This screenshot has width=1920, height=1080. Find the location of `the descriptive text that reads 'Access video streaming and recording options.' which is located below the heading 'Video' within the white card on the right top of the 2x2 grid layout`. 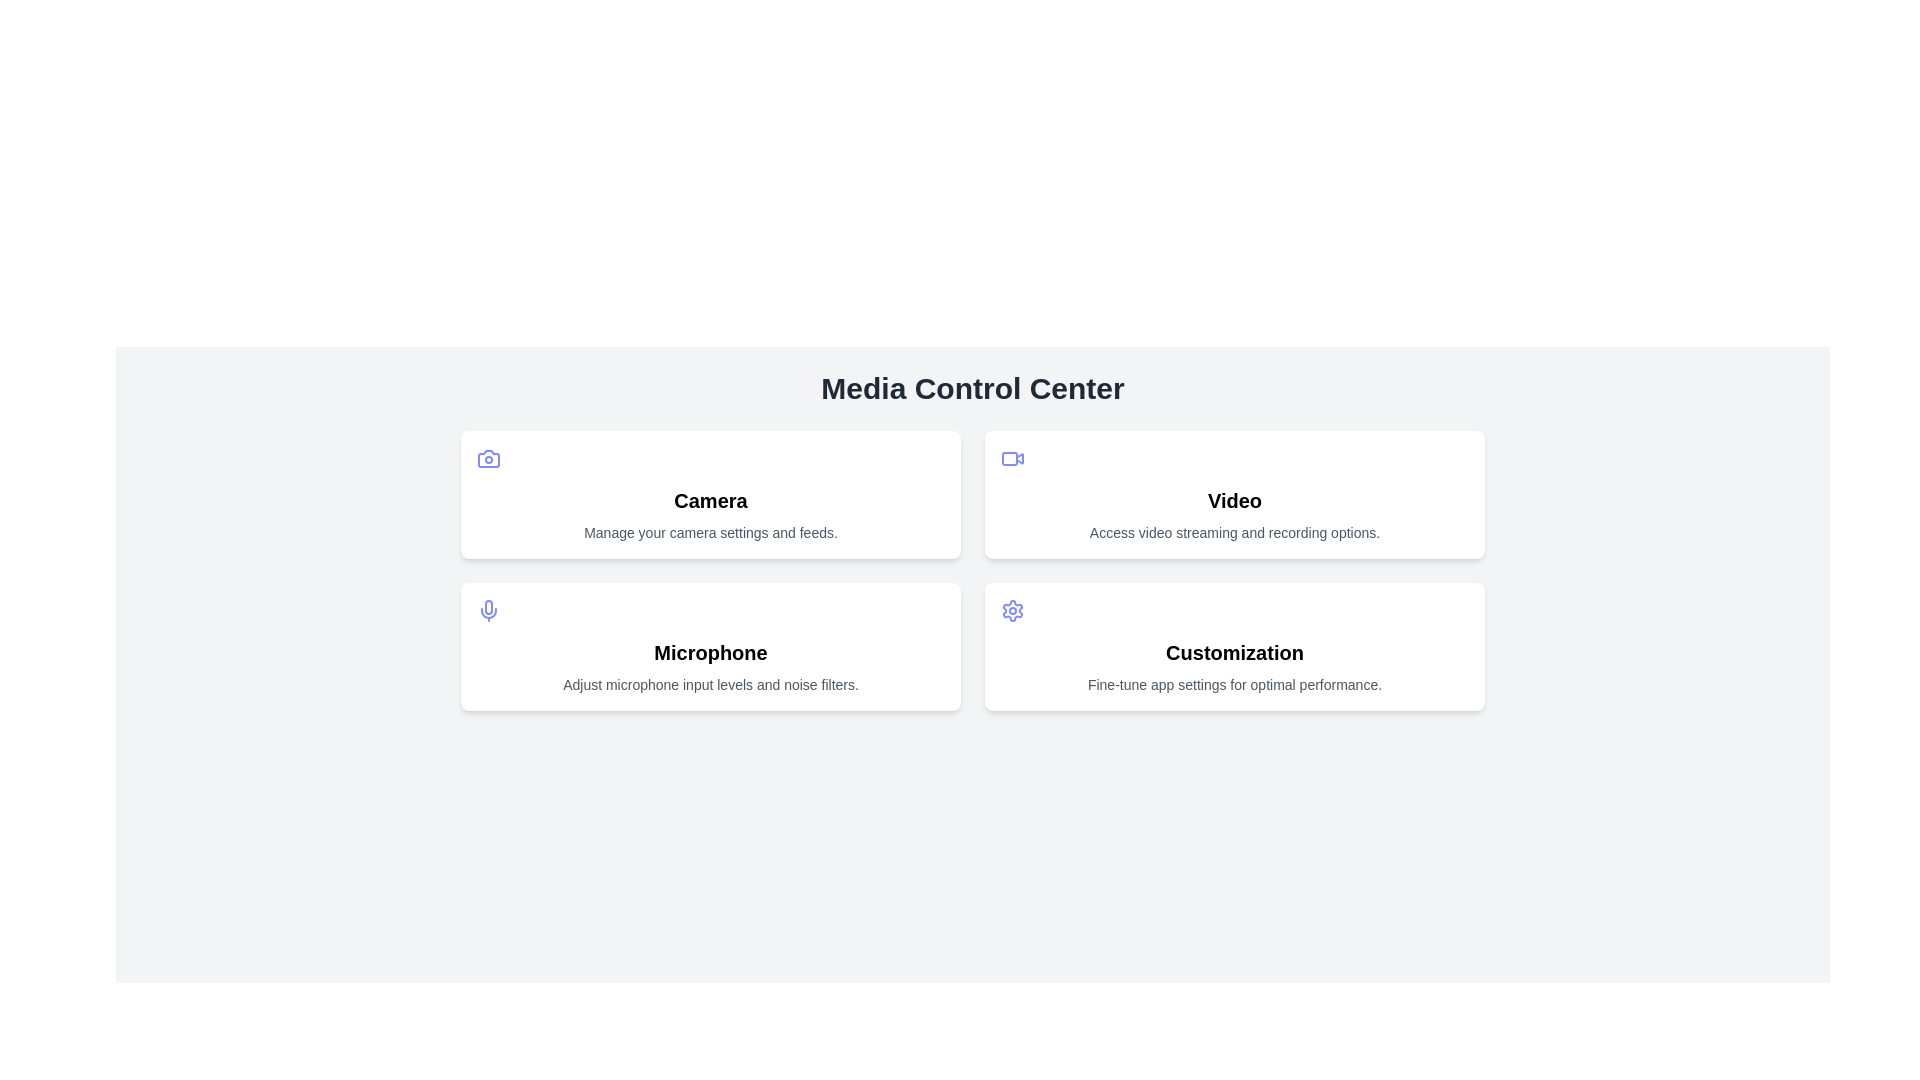

the descriptive text that reads 'Access video streaming and recording options.' which is located below the heading 'Video' within the white card on the right top of the 2x2 grid layout is located at coordinates (1233, 531).